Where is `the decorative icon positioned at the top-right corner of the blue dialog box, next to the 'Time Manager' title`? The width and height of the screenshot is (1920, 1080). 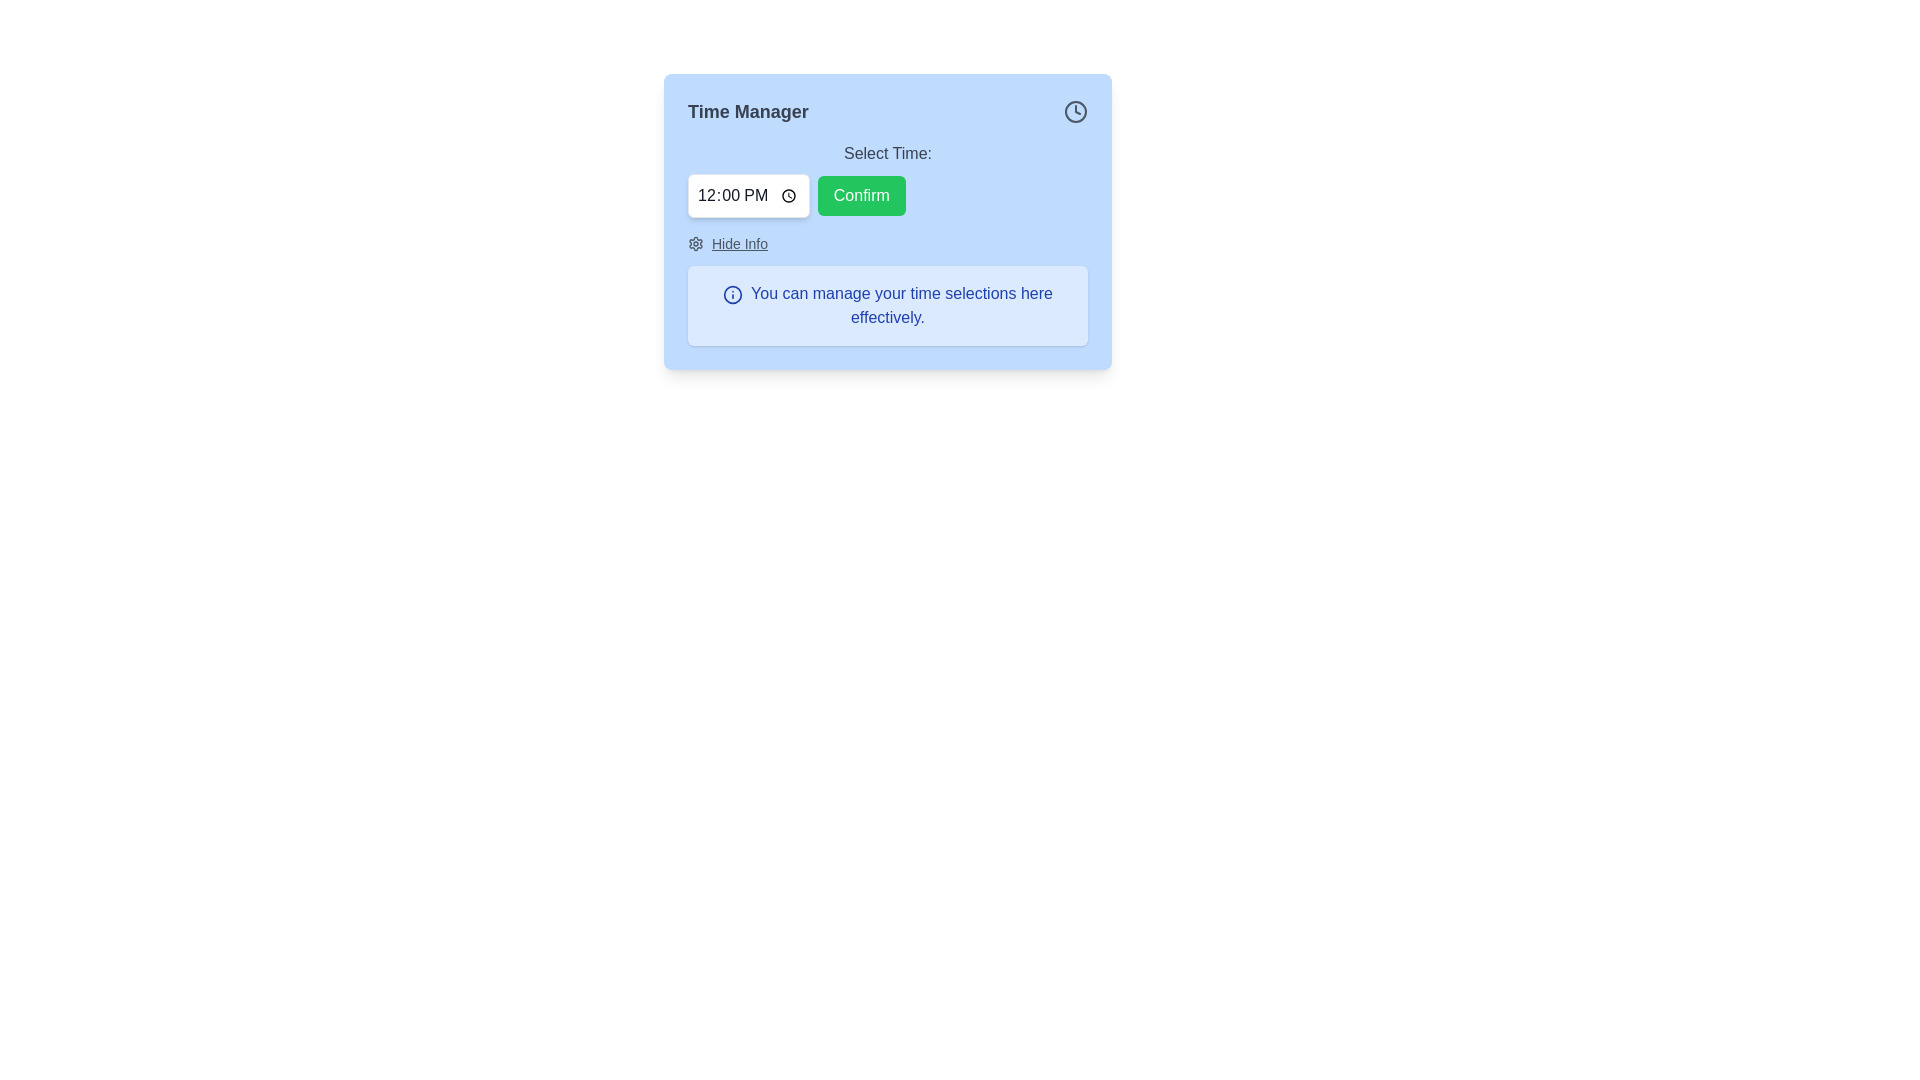 the decorative icon positioned at the top-right corner of the blue dialog box, next to the 'Time Manager' title is located at coordinates (1074, 111).